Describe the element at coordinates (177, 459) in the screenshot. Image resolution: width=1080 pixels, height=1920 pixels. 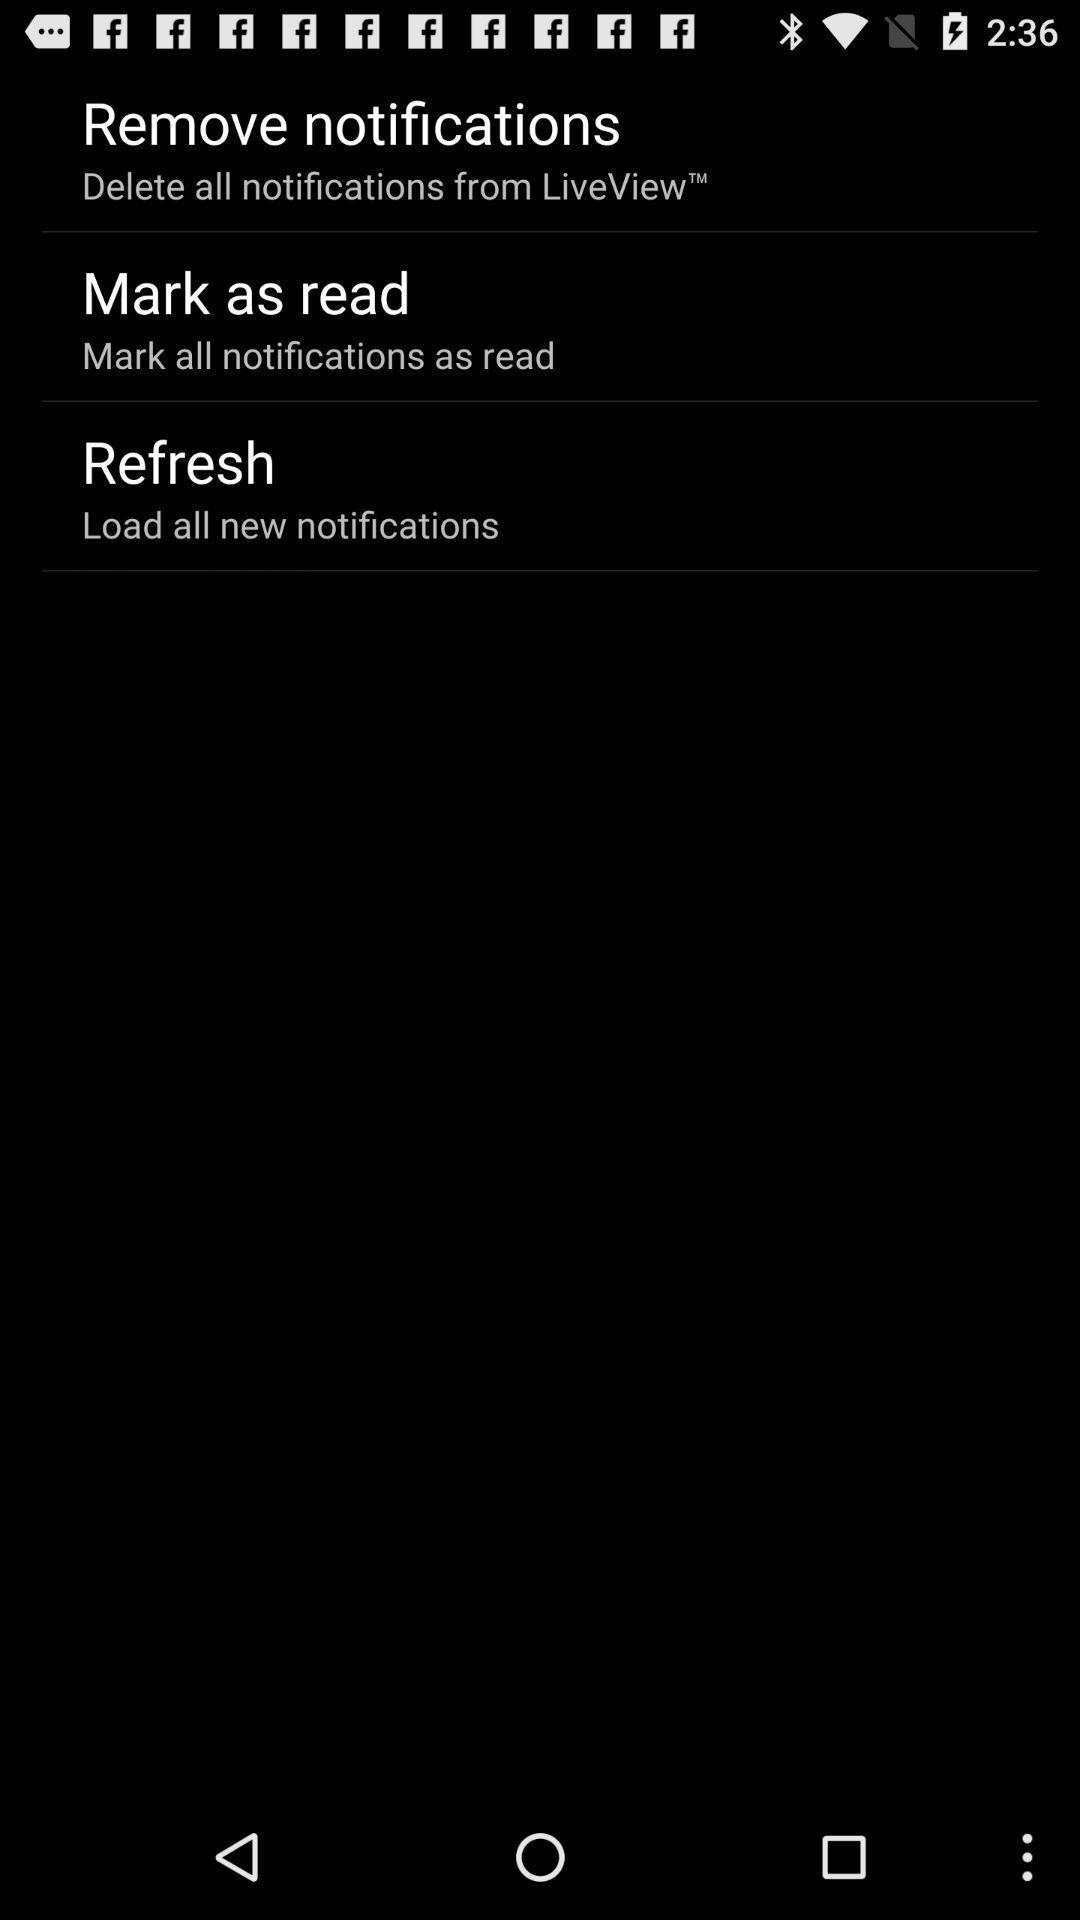
I see `item above load all new item` at that location.